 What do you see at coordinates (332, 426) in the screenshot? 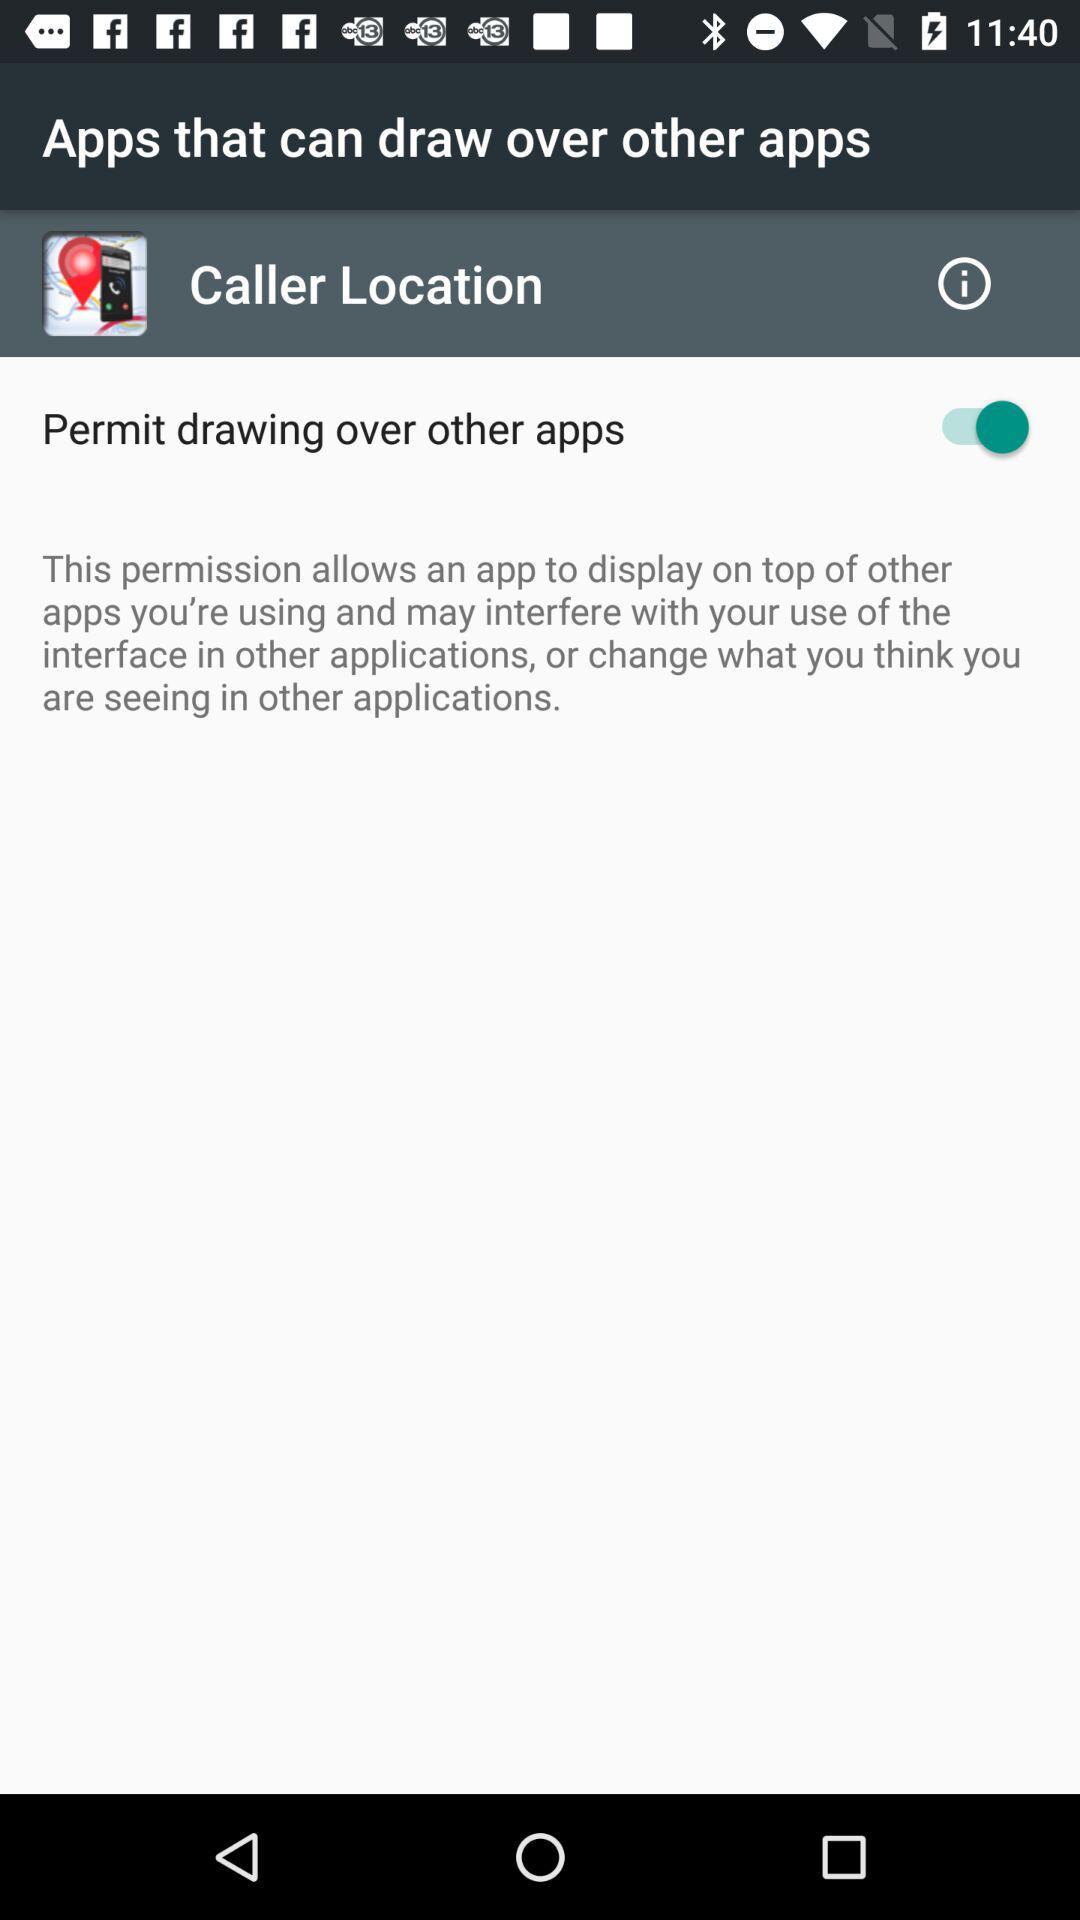
I see `the permit drawing over app` at bounding box center [332, 426].